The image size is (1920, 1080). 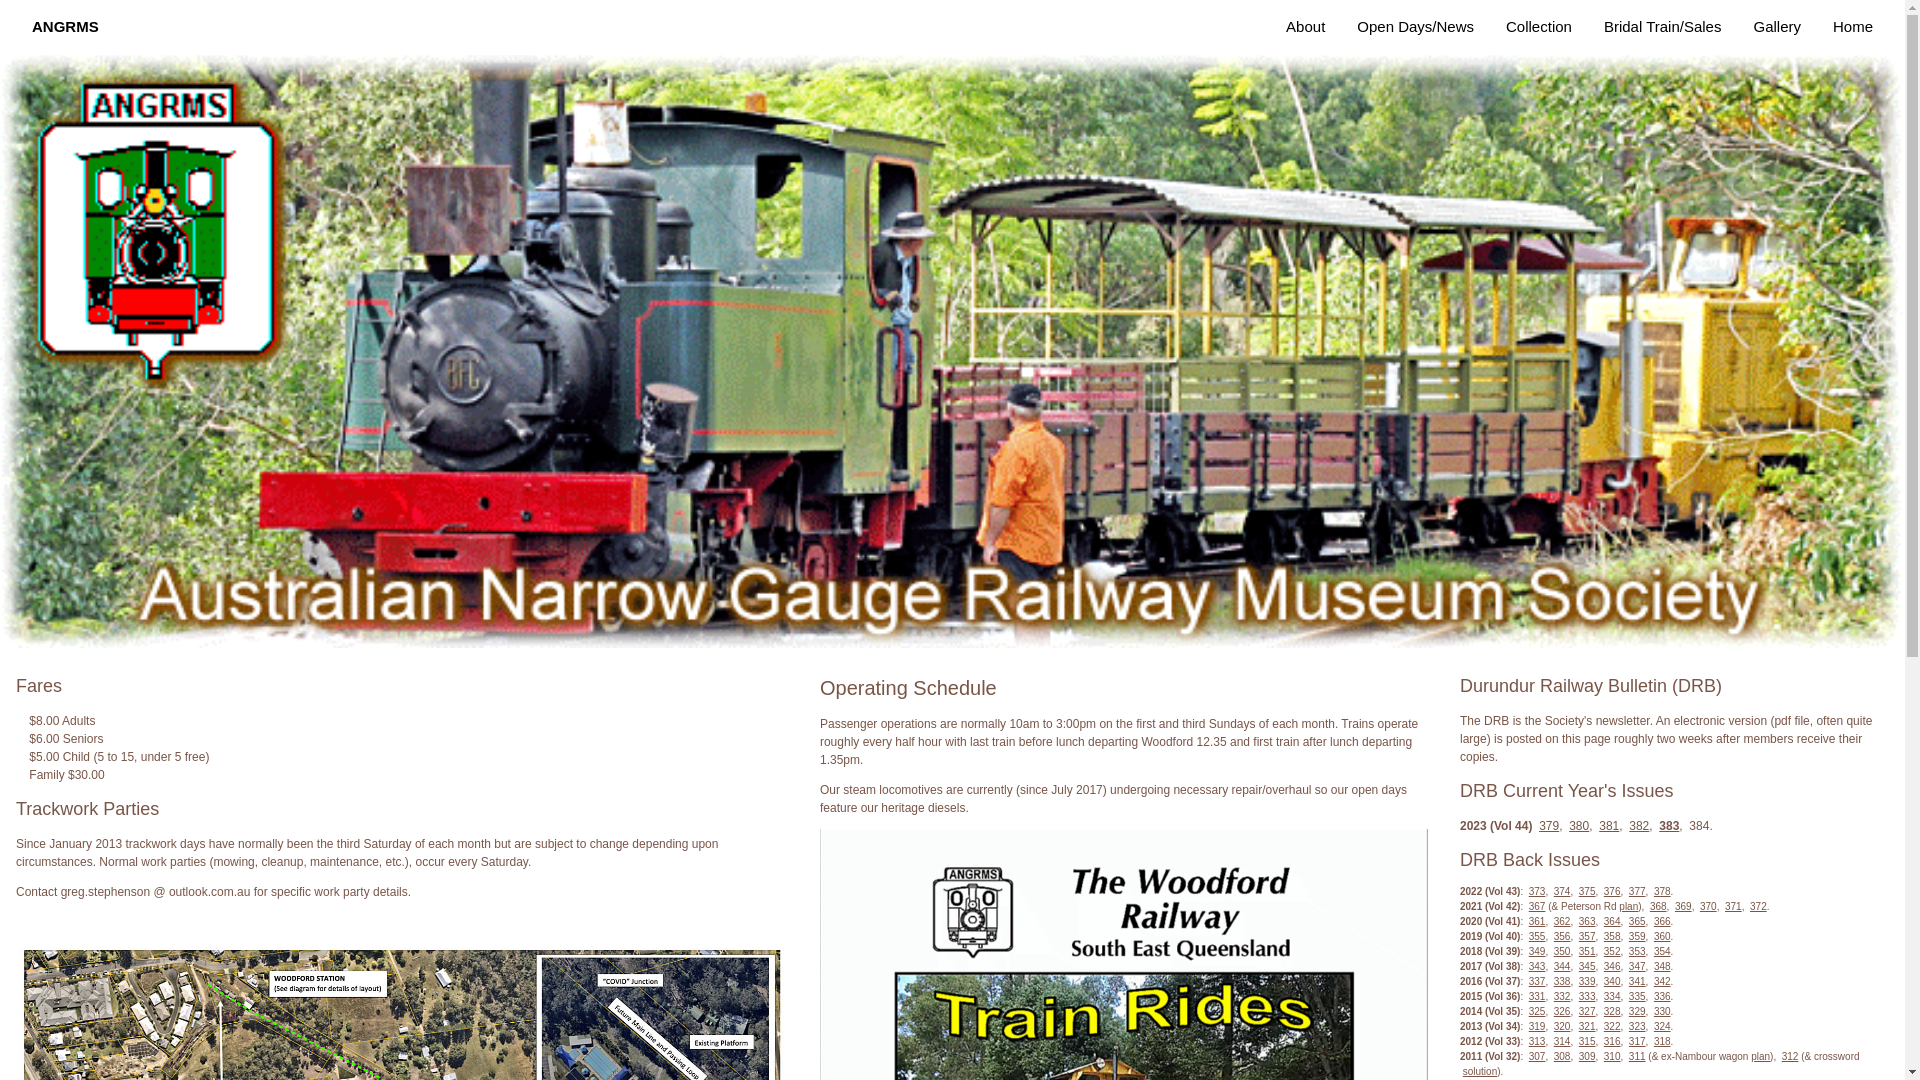 What do you see at coordinates (1723, 906) in the screenshot?
I see `'371'` at bounding box center [1723, 906].